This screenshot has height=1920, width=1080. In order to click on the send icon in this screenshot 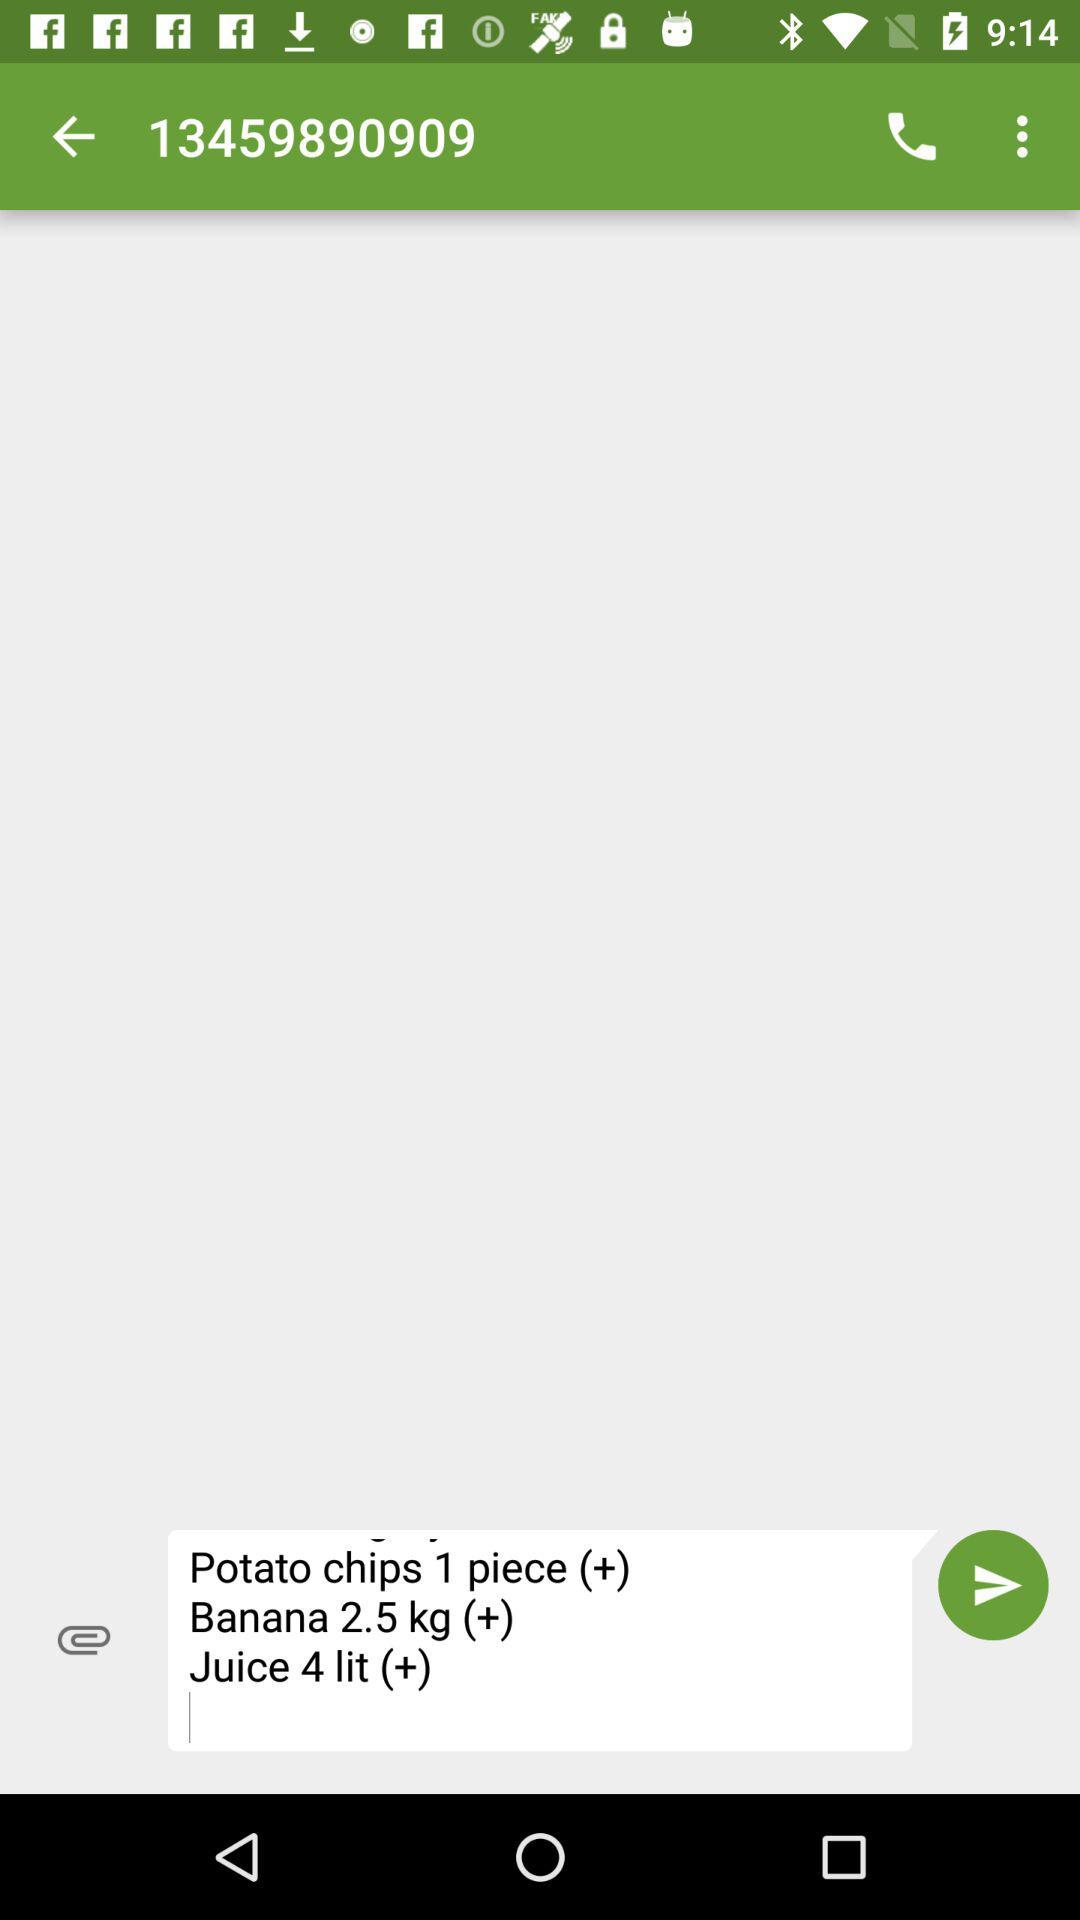, I will do `click(993, 1584)`.